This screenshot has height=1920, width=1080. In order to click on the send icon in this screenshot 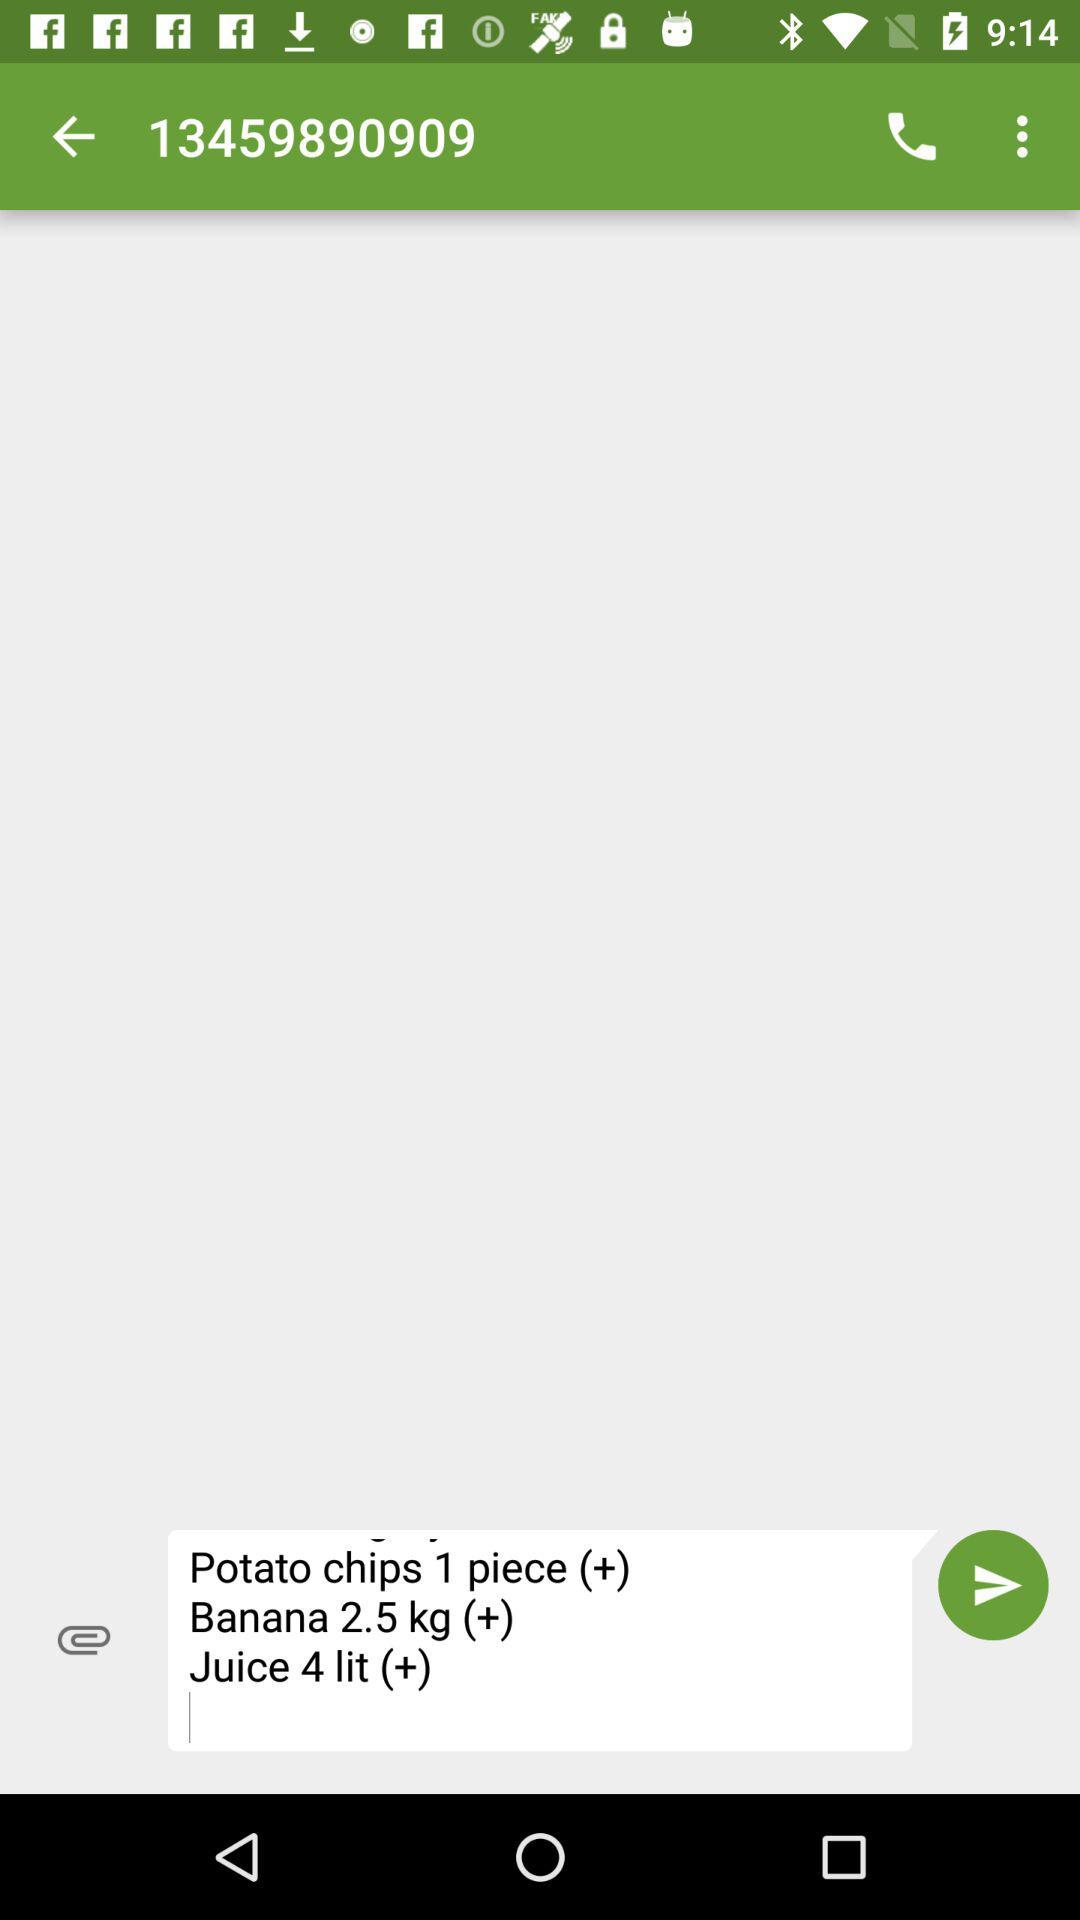, I will do `click(993, 1584)`.